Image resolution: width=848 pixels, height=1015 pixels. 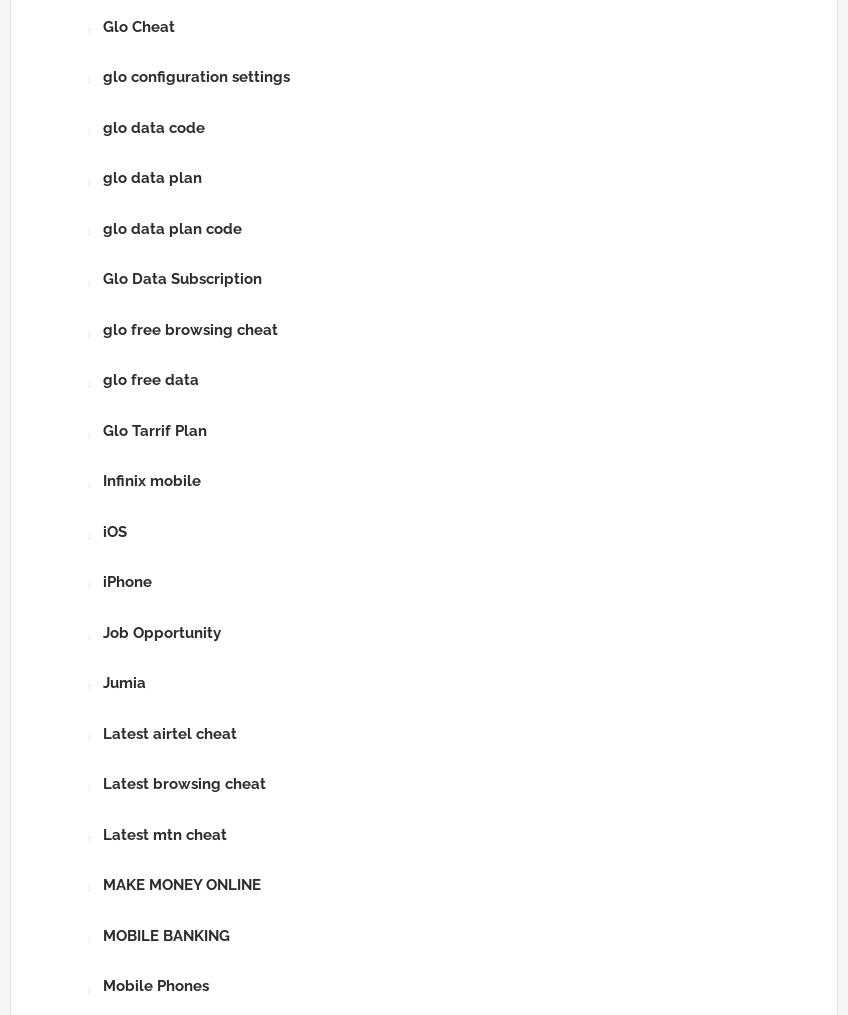 I want to click on 'Job Opportunity', so click(x=161, y=631).